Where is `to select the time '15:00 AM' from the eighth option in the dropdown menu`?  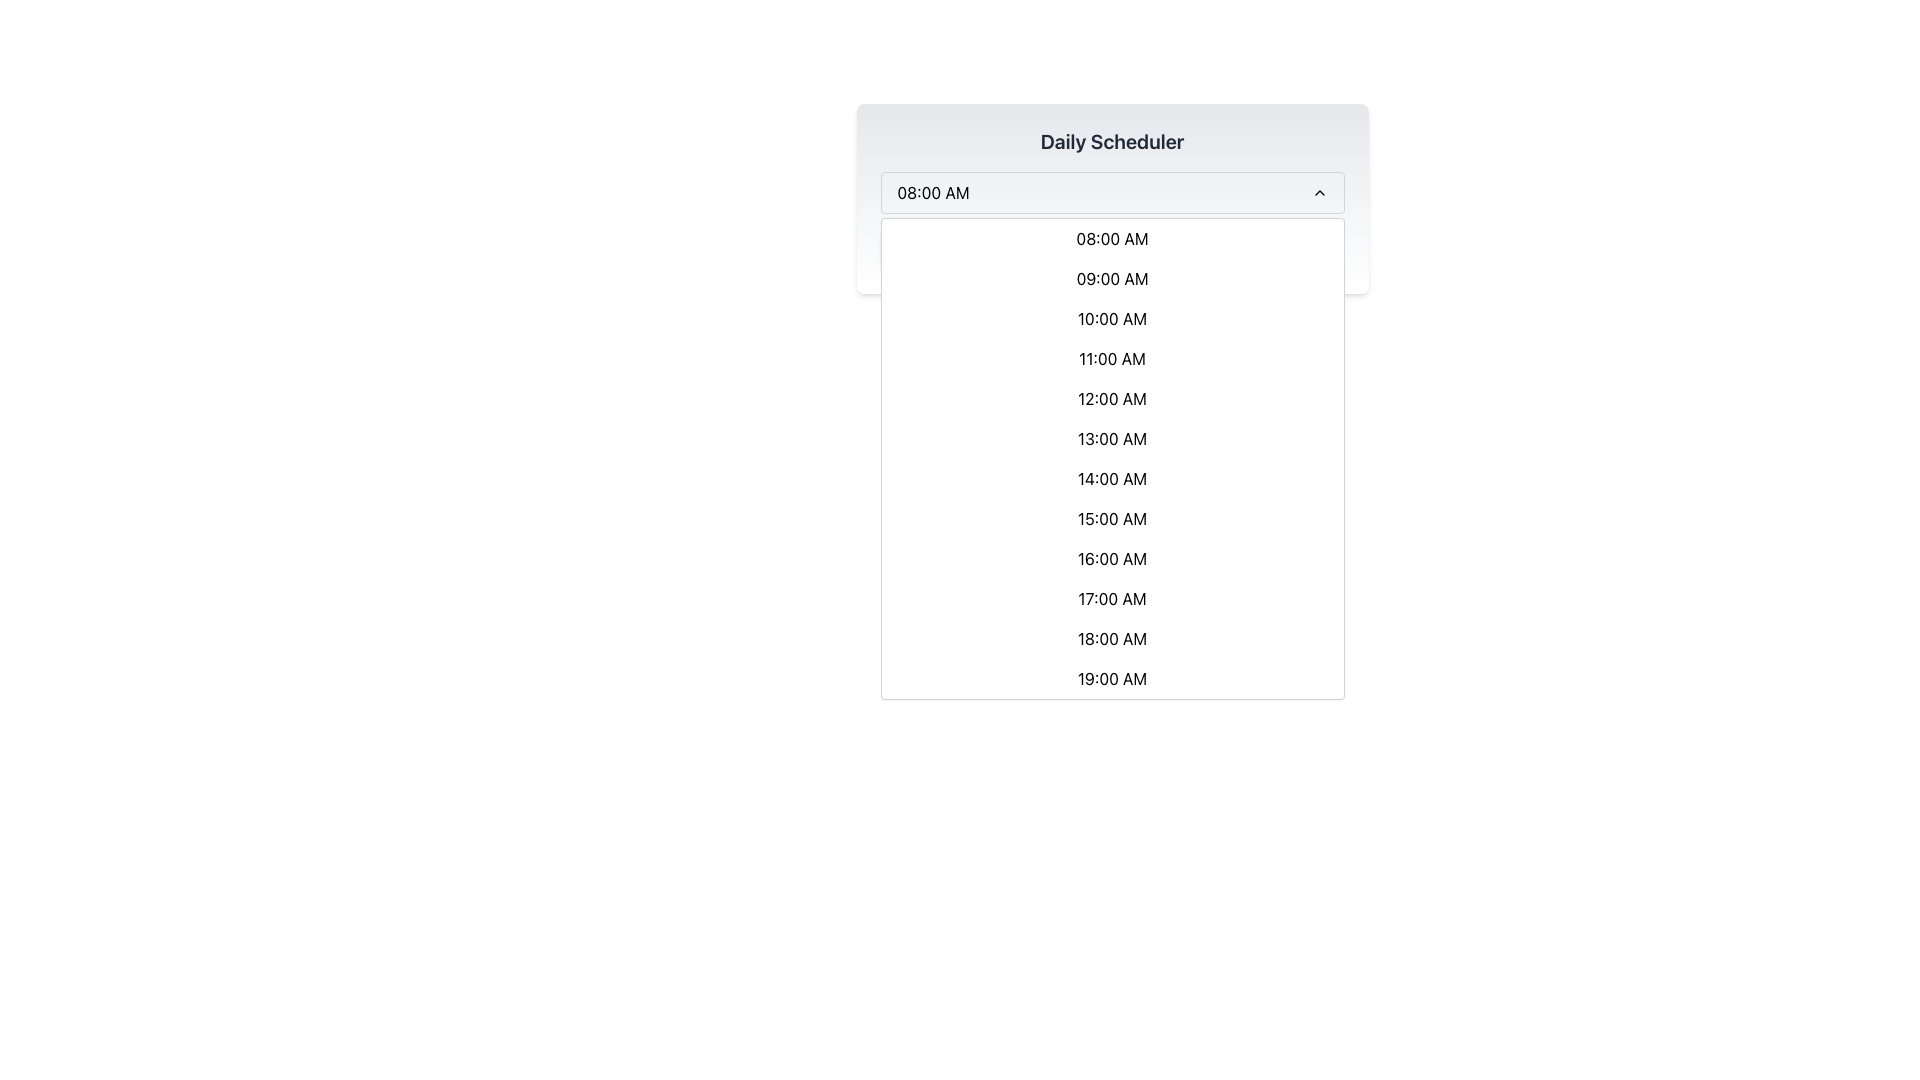
to select the time '15:00 AM' from the eighth option in the dropdown menu is located at coordinates (1111, 518).